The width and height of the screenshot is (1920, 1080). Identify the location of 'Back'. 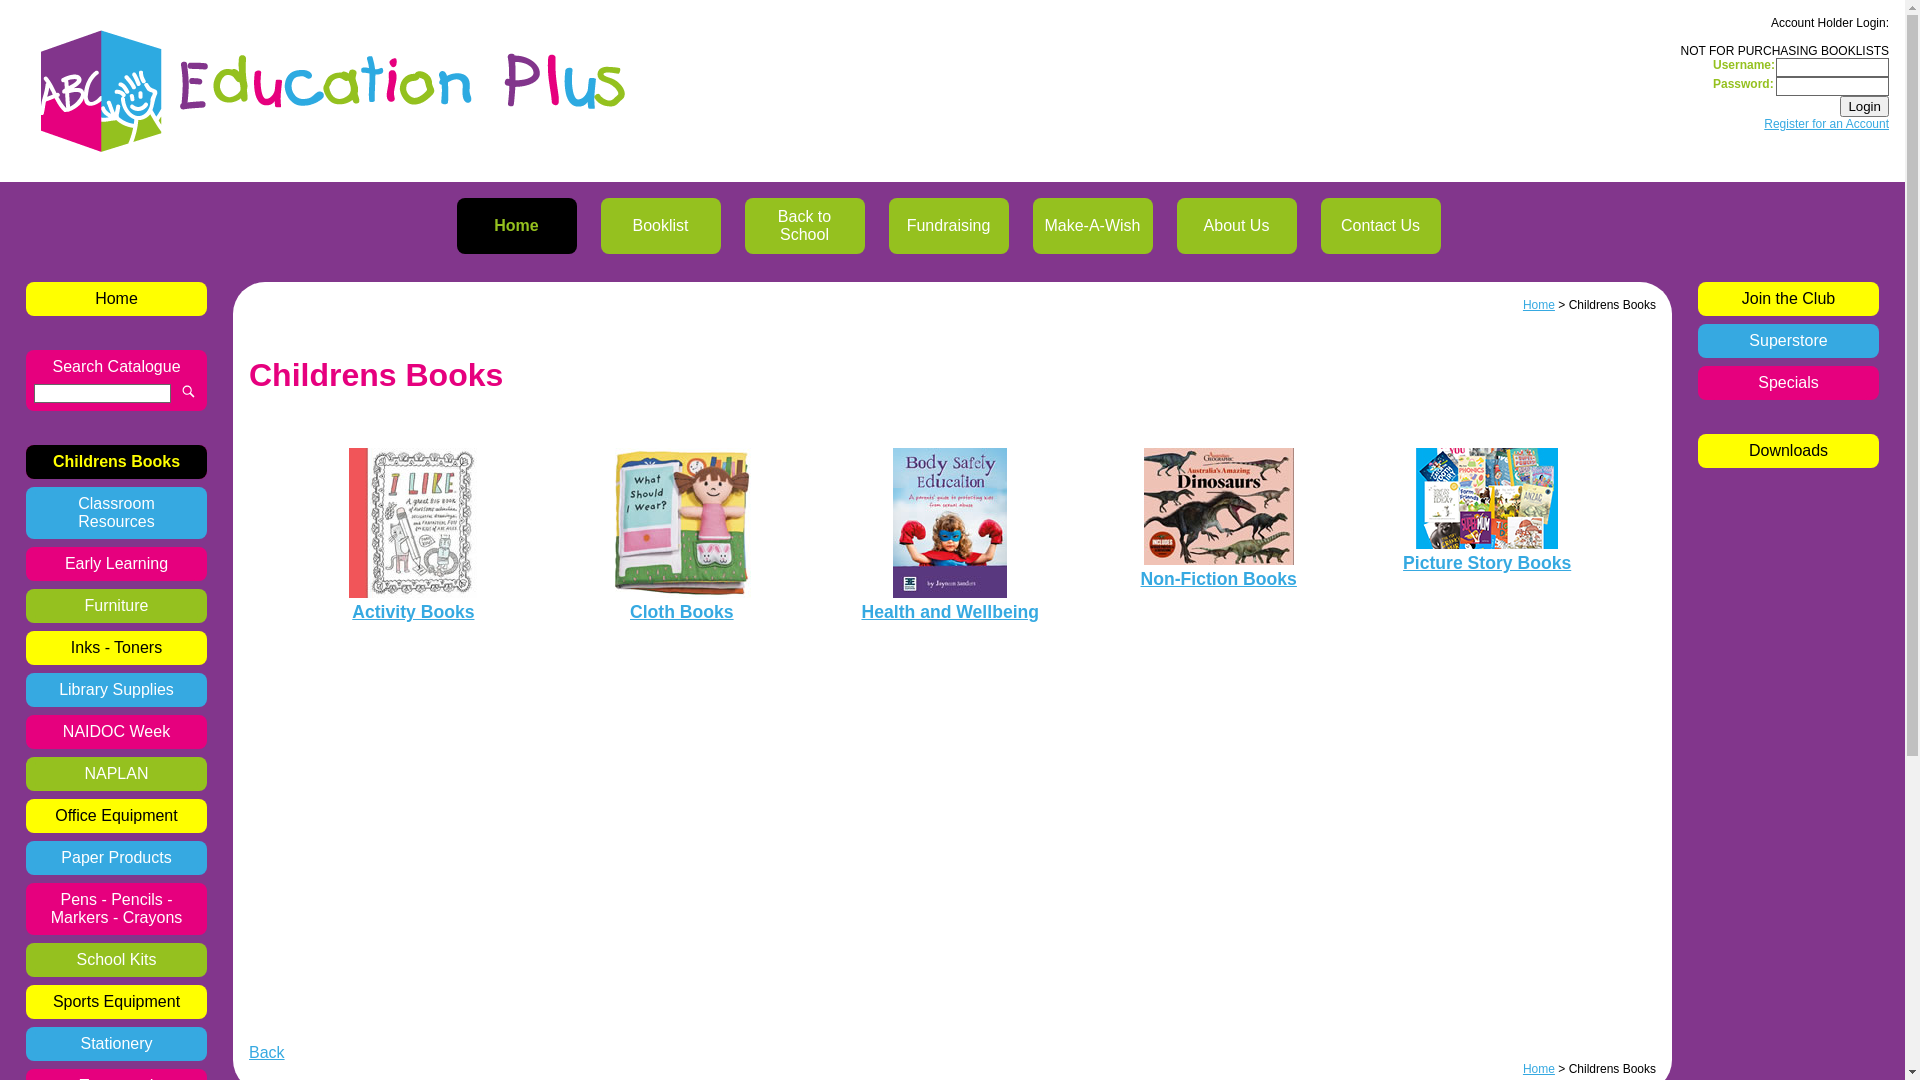
(248, 1051).